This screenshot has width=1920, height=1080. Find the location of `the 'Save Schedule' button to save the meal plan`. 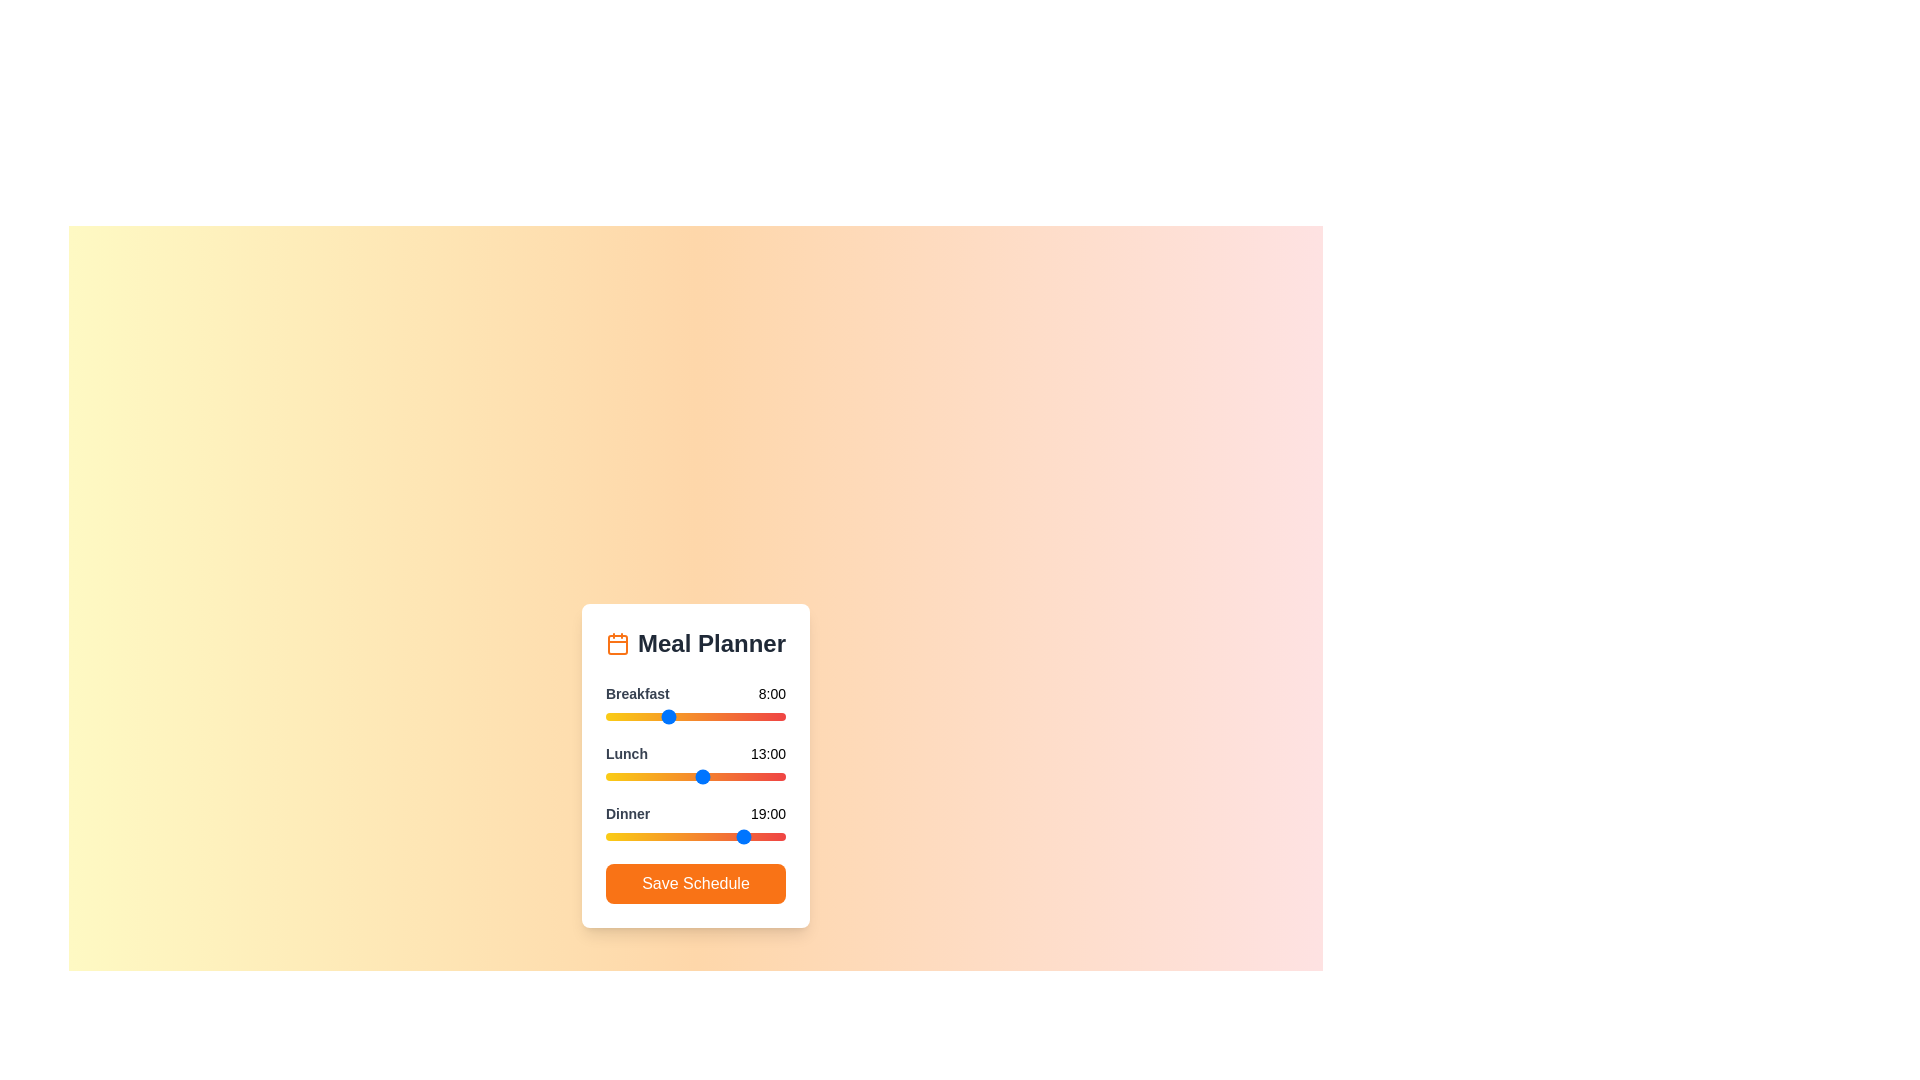

the 'Save Schedule' button to save the meal plan is located at coordinates (696, 882).